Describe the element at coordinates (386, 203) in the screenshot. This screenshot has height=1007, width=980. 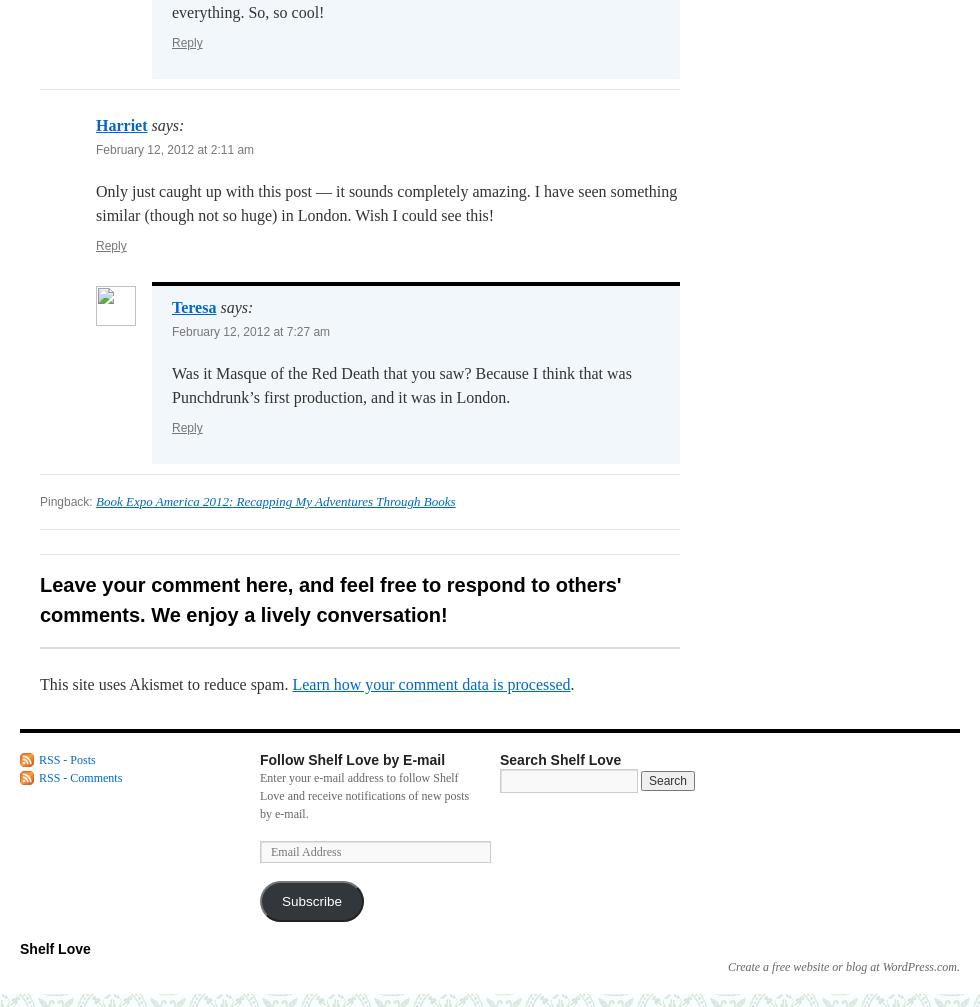
I see `'Only just caught up with this post — it sounds completely amazing. I have seen something similar (though not so huge) in London. Wish I could see this!'` at that location.